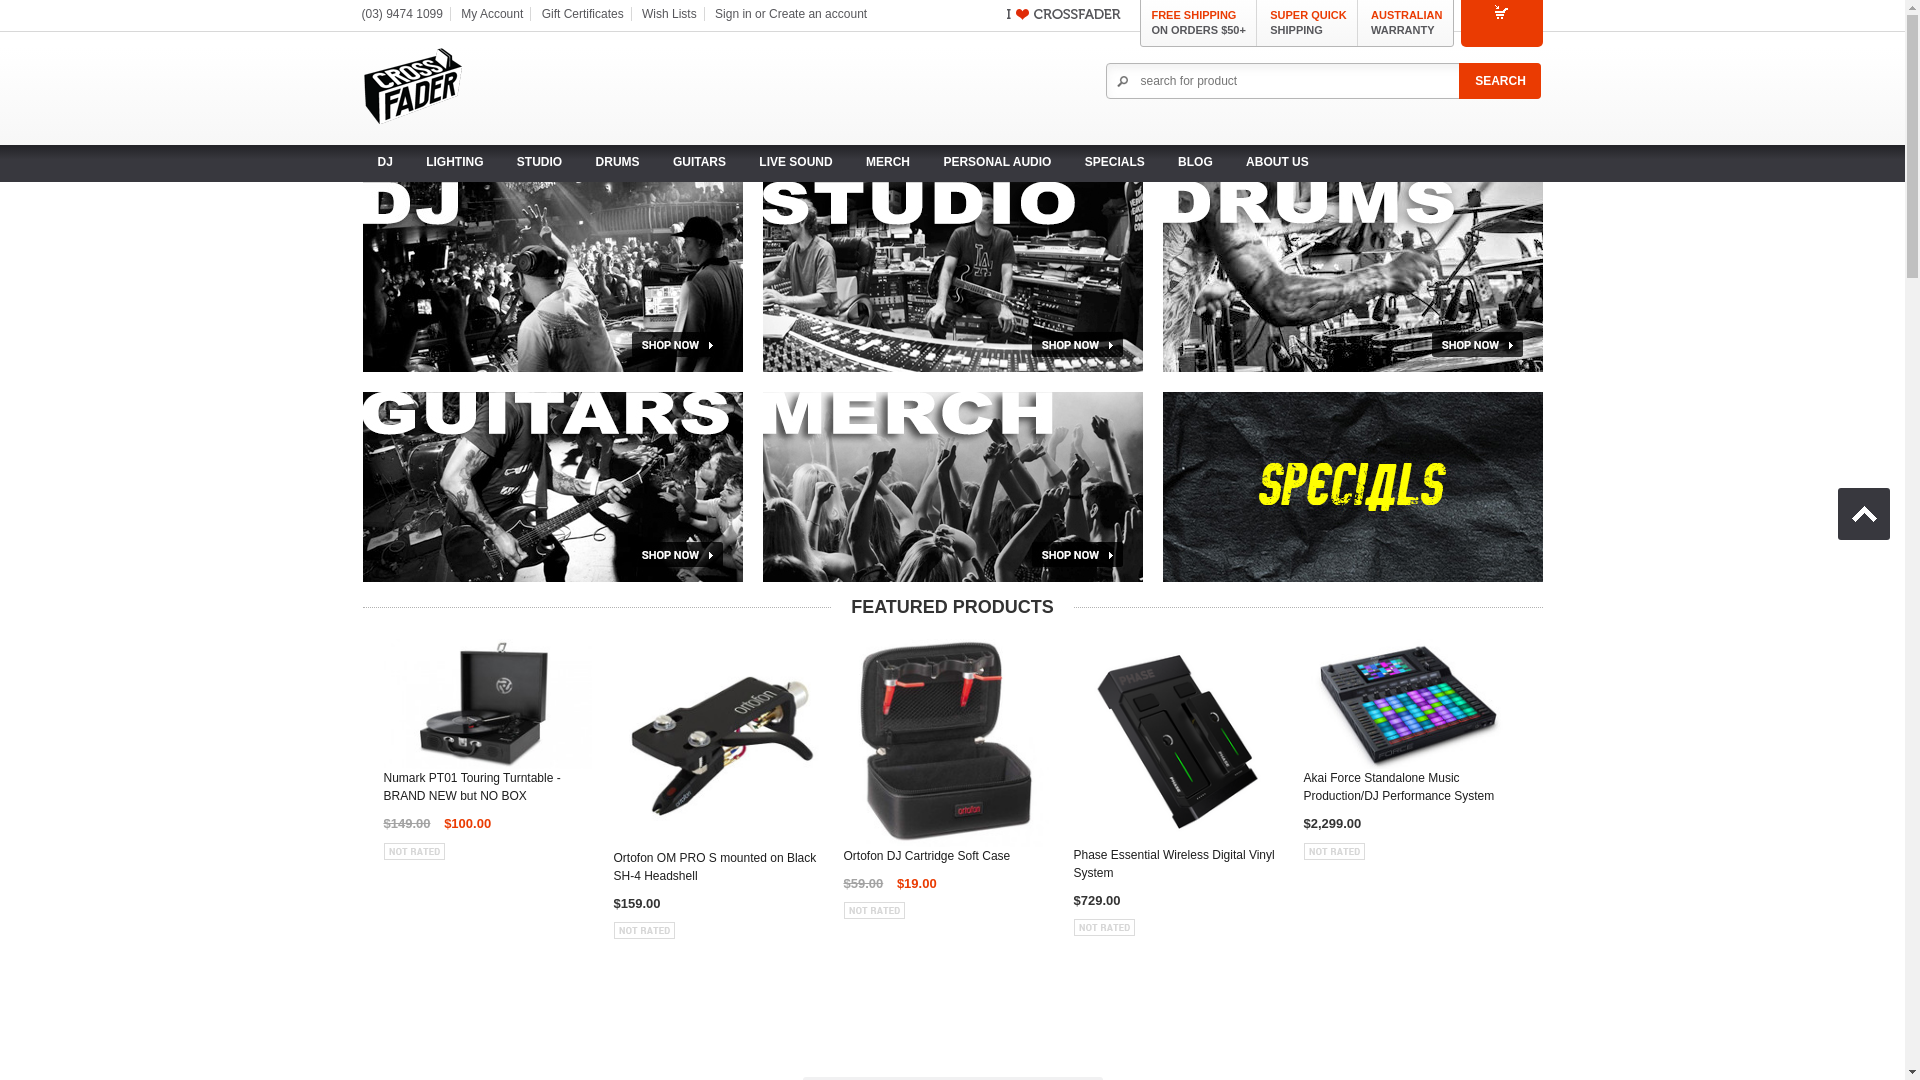 Image resolution: width=1920 pixels, height=1080 pixels. Describe the element at coordinates (669, 14) in the screenshot. I see `'Wish Lists'` at that location.